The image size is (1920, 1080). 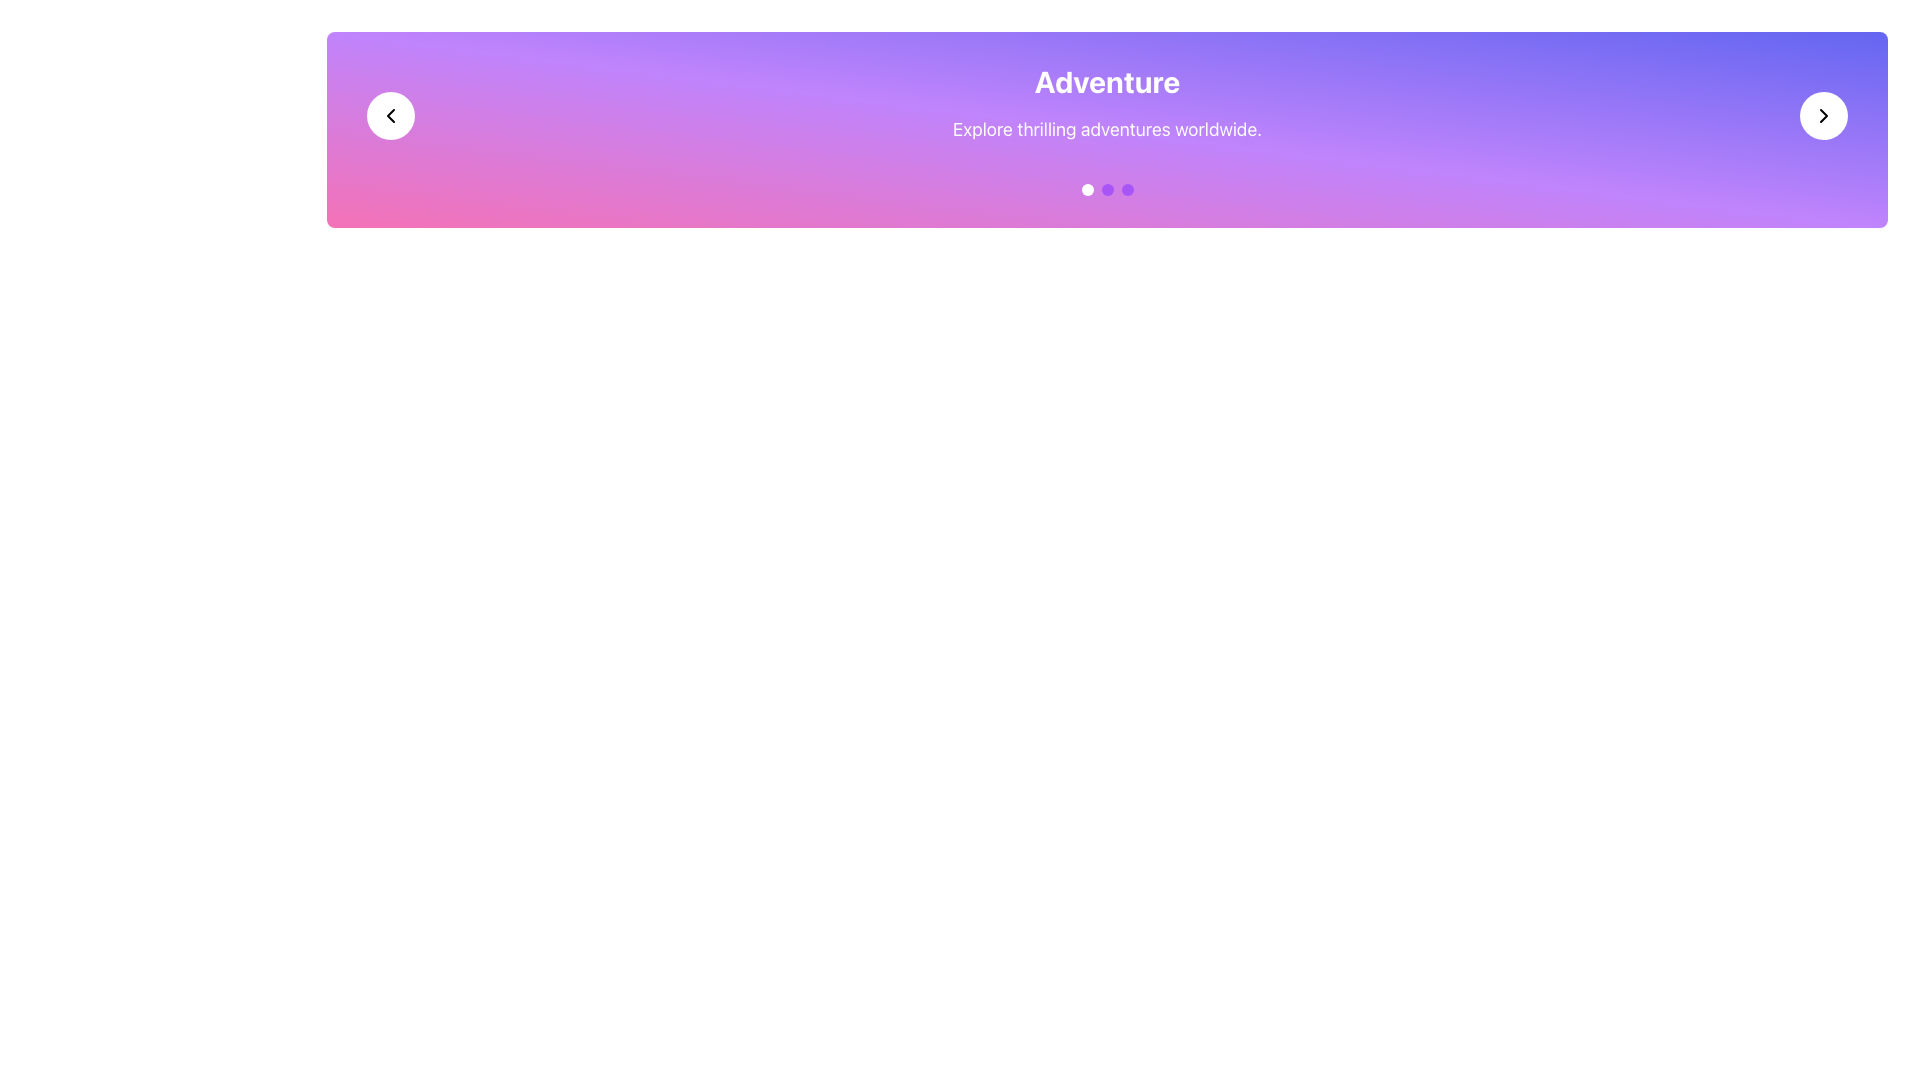 I want to click on the Navigation icon located on the left side of the gradient header bar, so click(x=390, y=115).